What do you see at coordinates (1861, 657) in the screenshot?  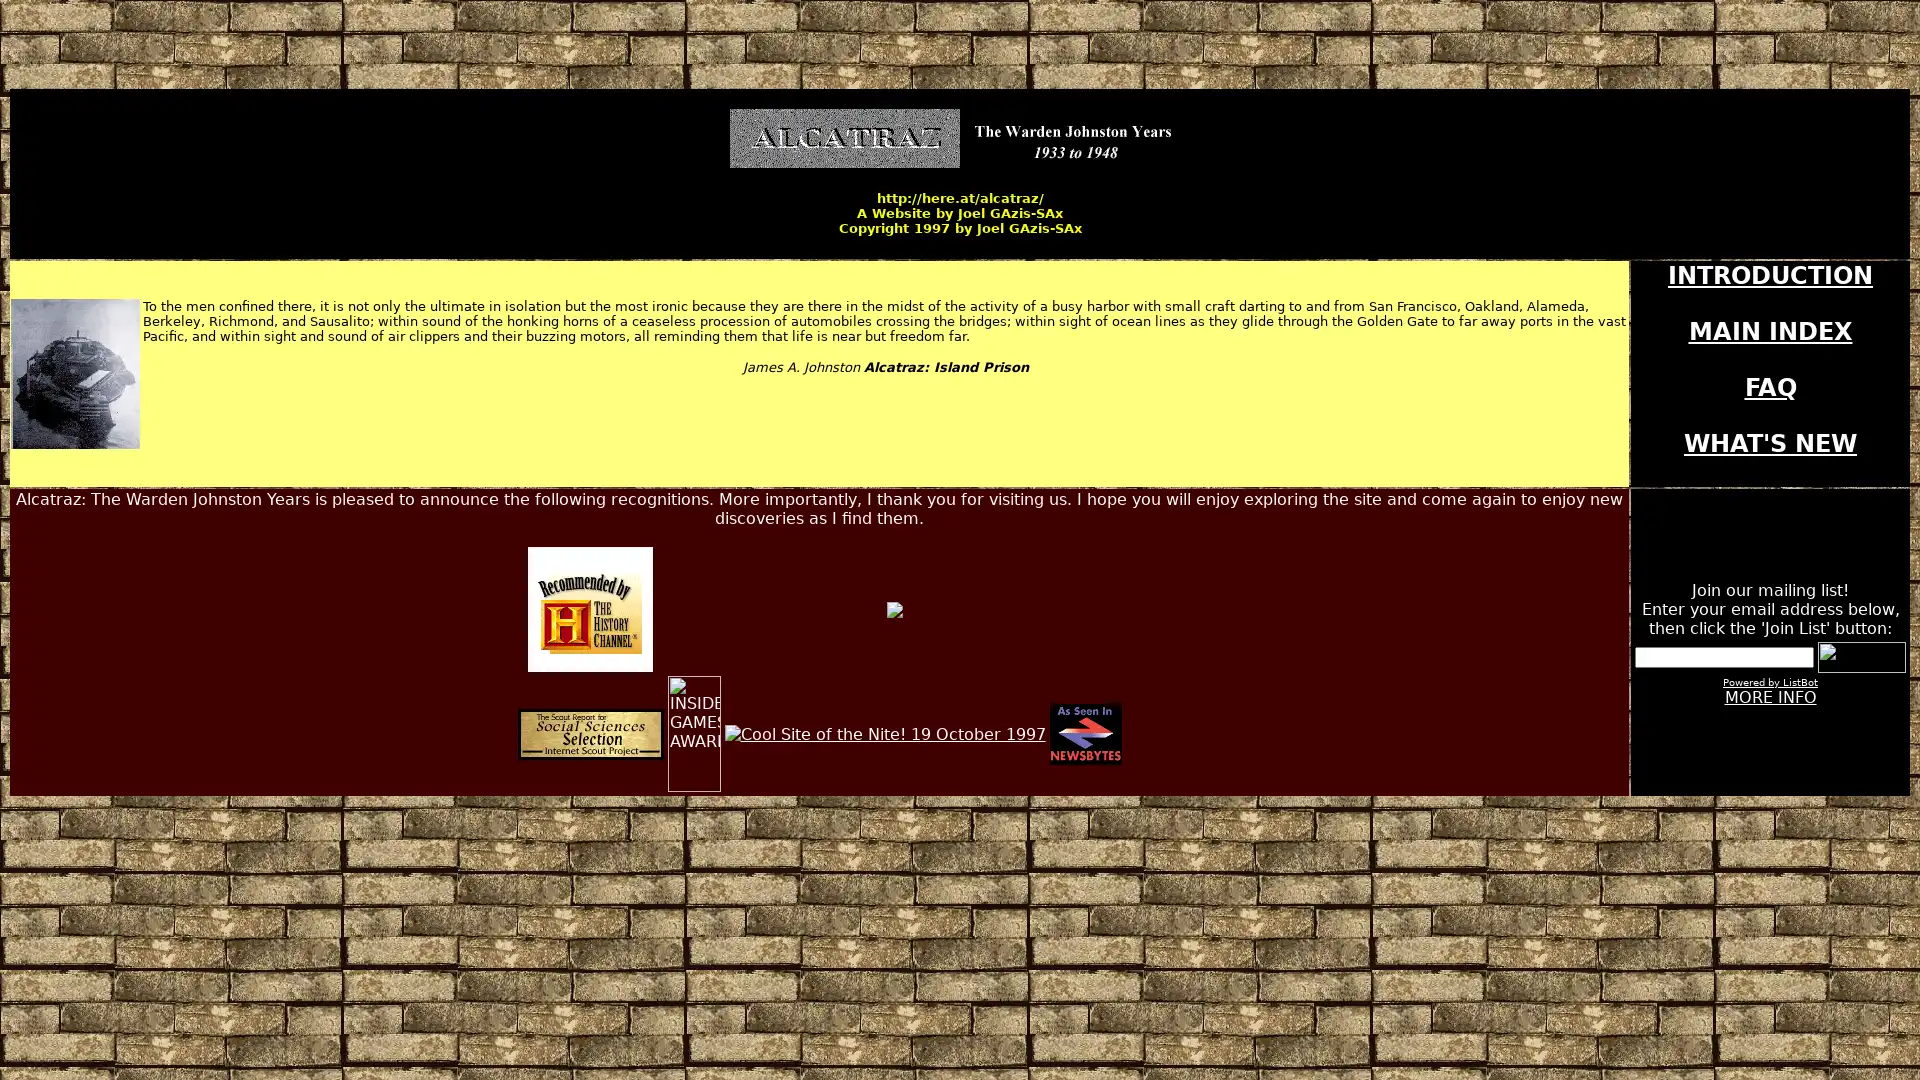 I see `Click here to join our mailing list!` at bounding box center [1861, 657].